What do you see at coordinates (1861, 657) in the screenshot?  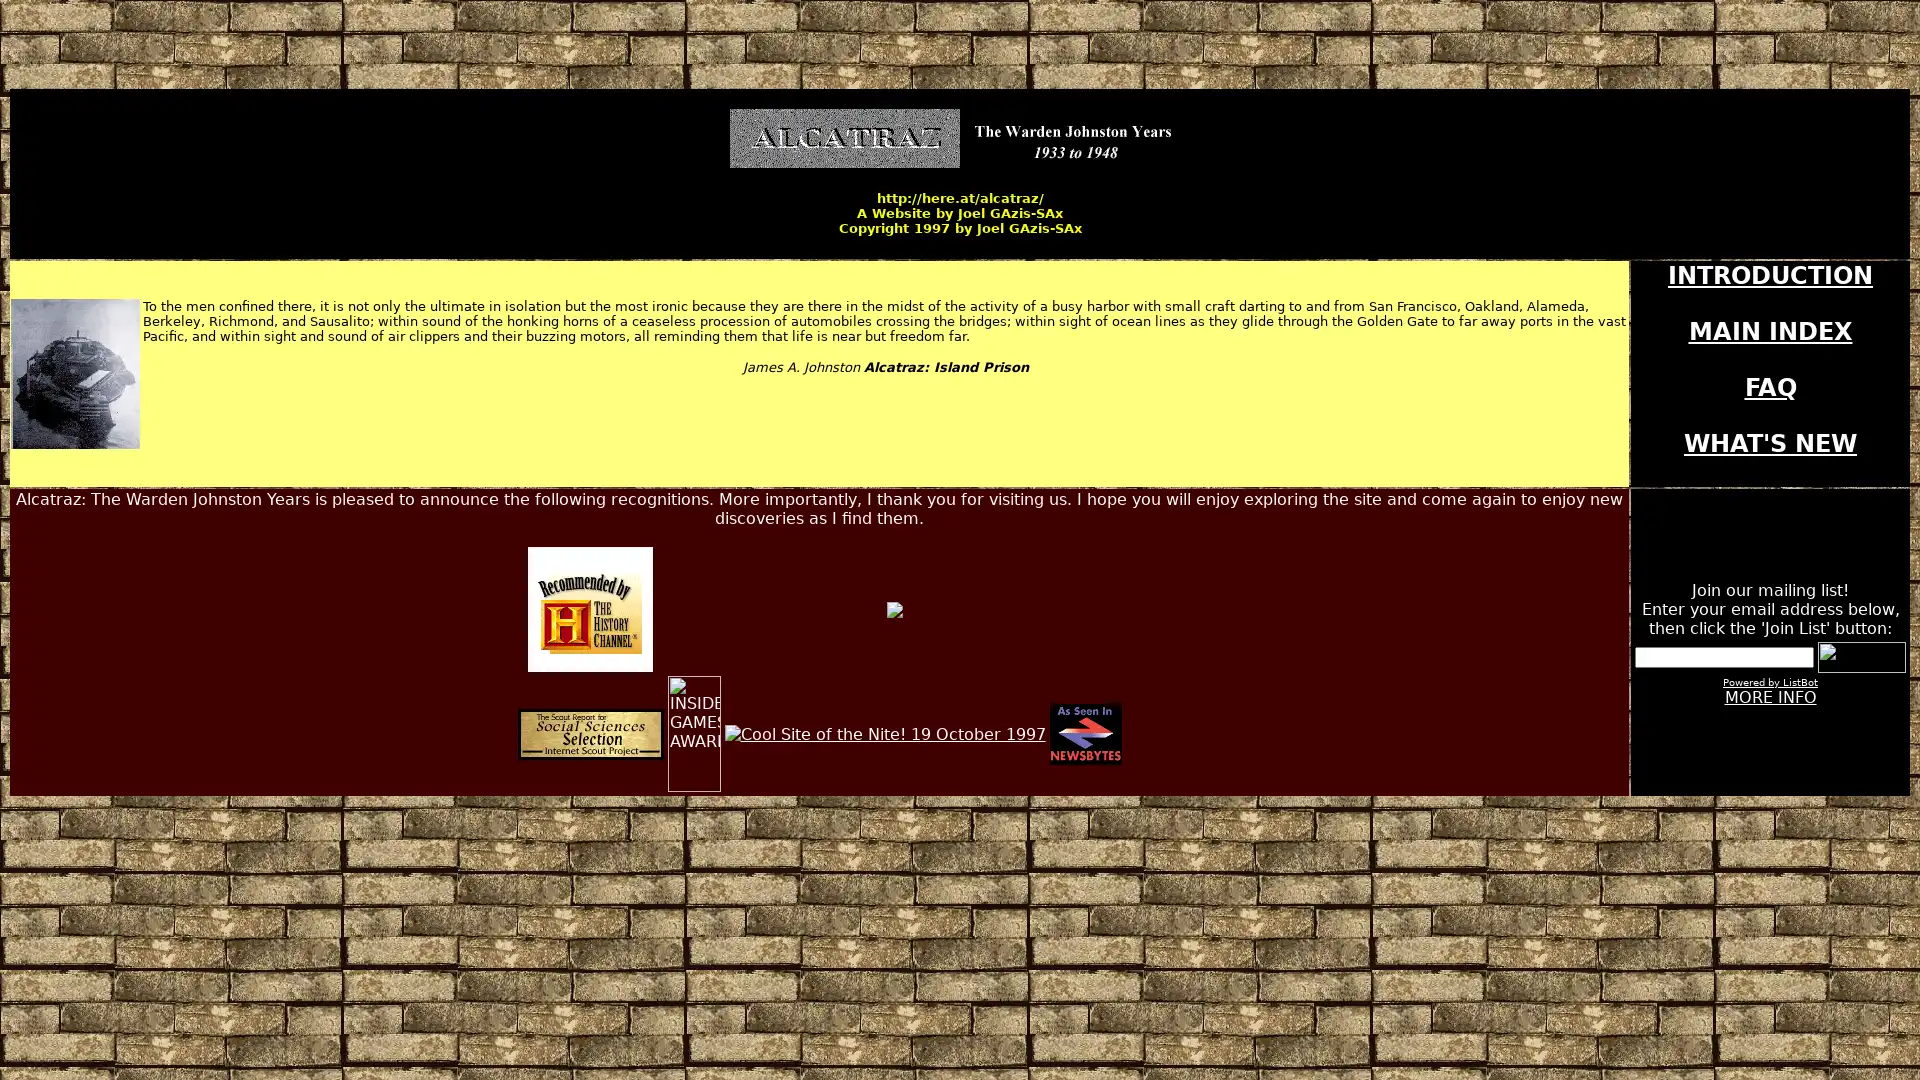 I see `Click here to join our mailing list!` at bounding box center [1861, 657].